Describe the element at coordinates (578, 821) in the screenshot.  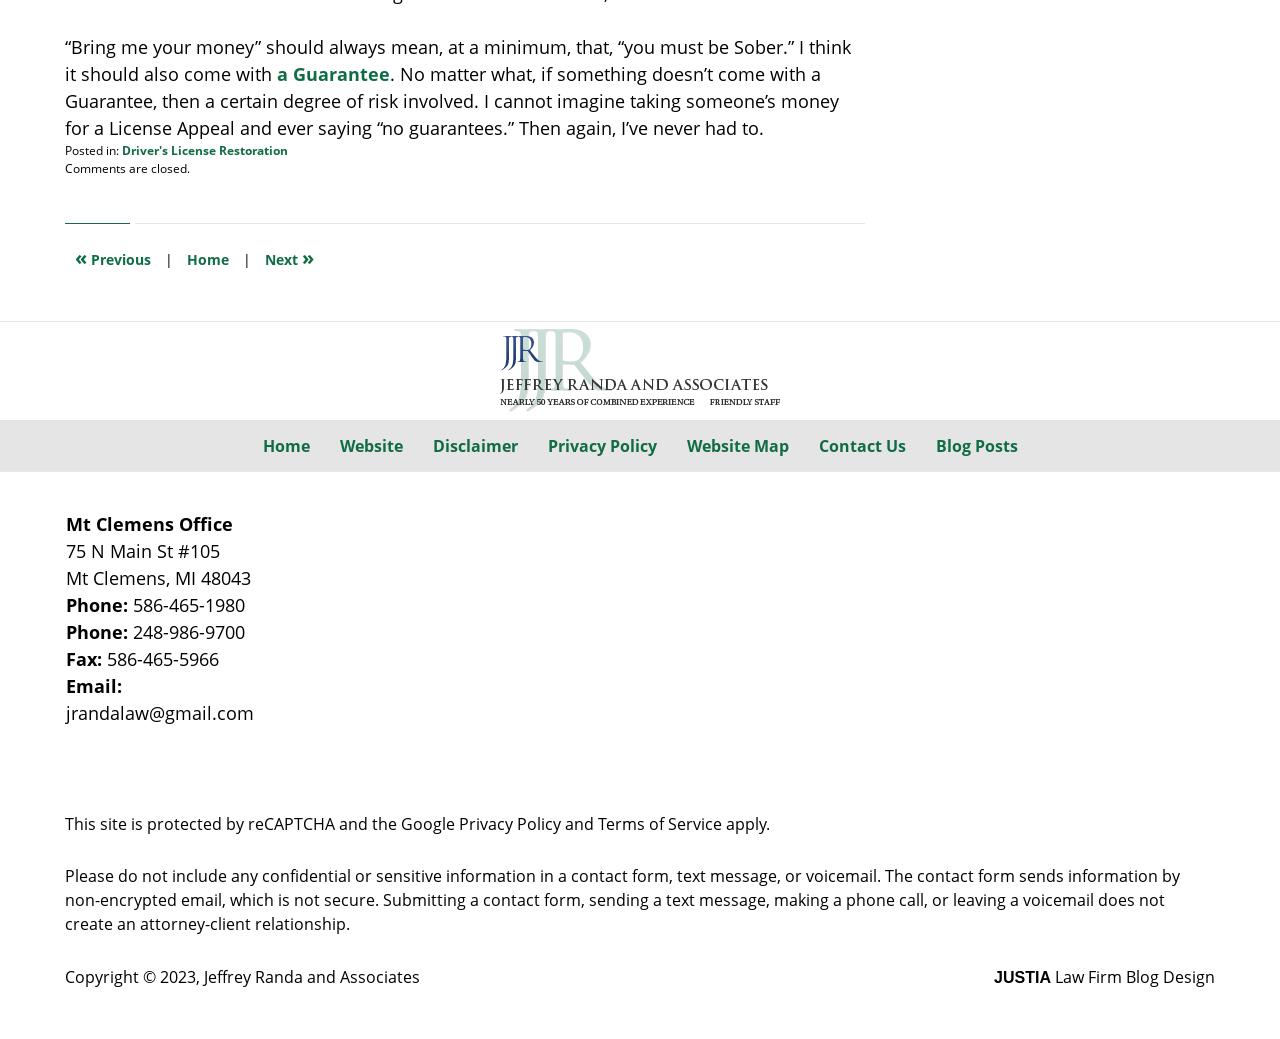
I see `'and'` at that location.